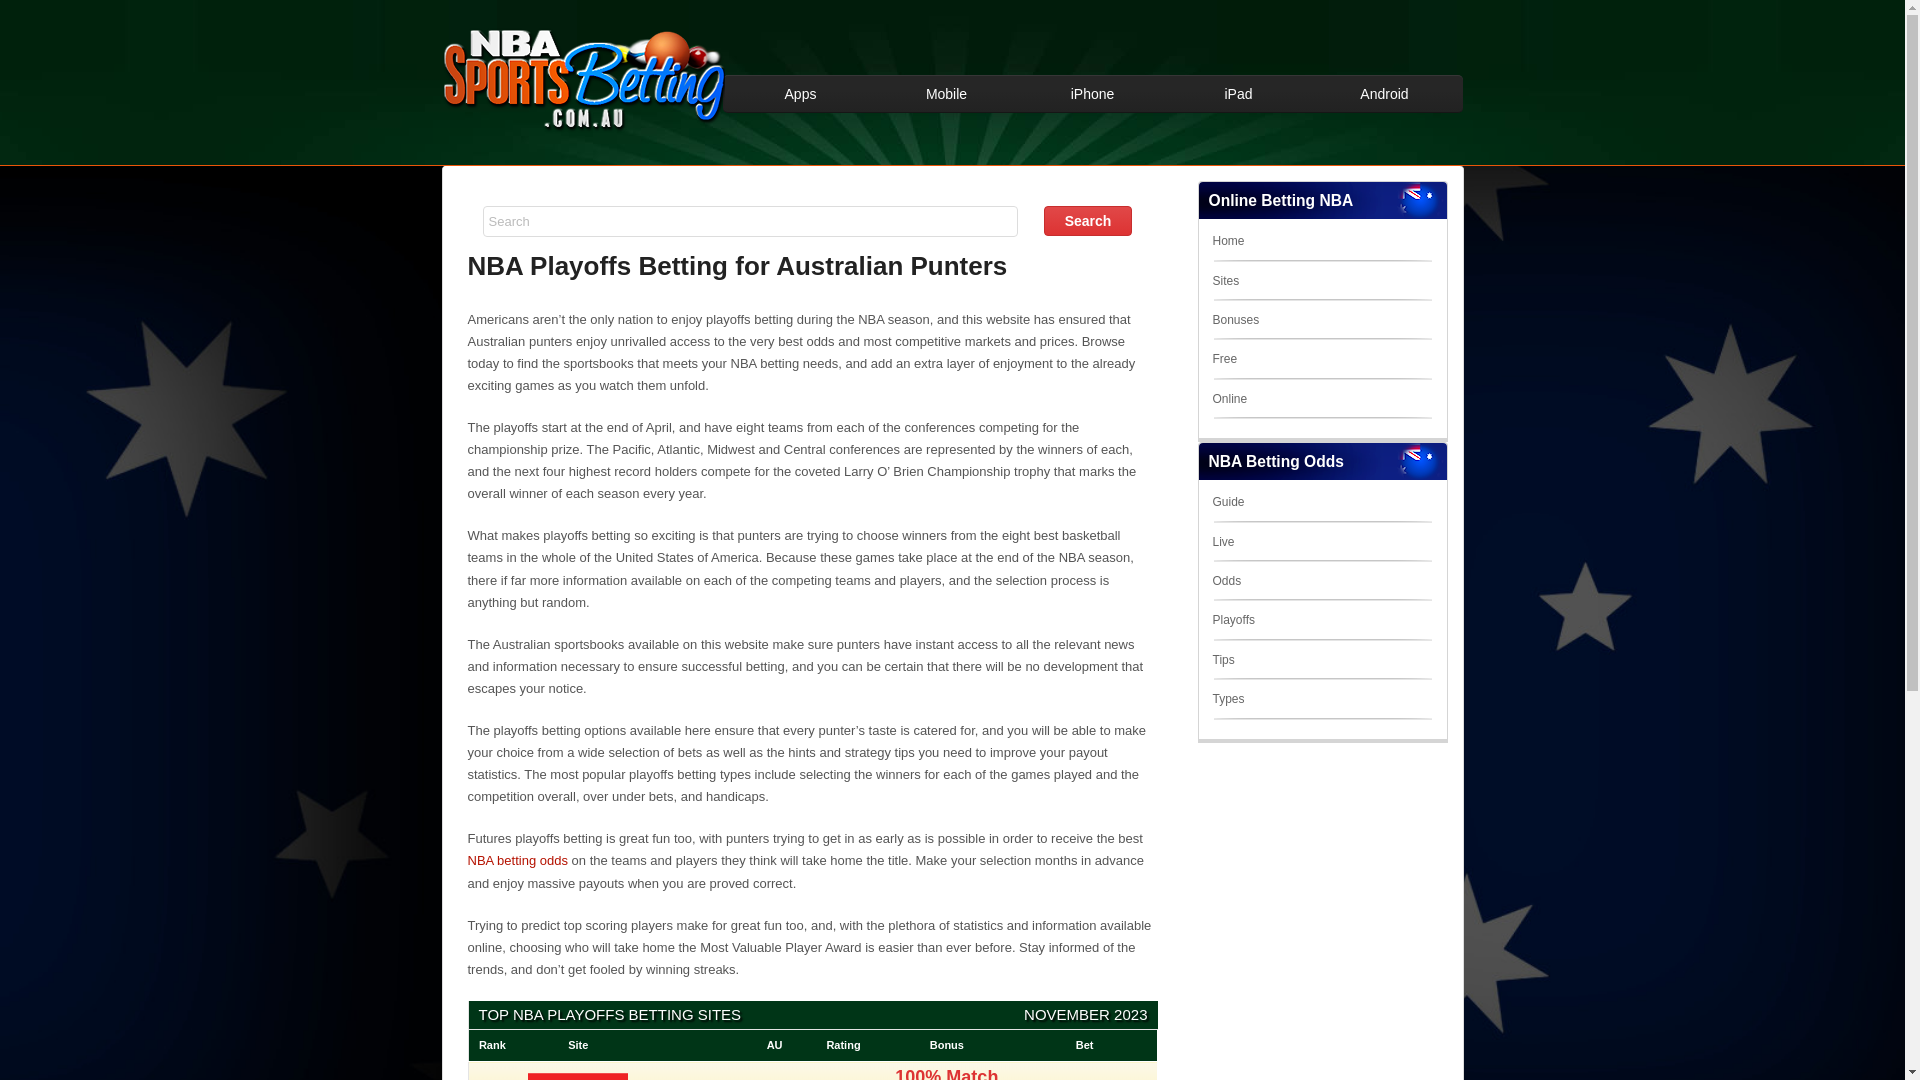 This screenshot has width=1920, height=1080. I want to click on 'Home', so click(1227, 239).